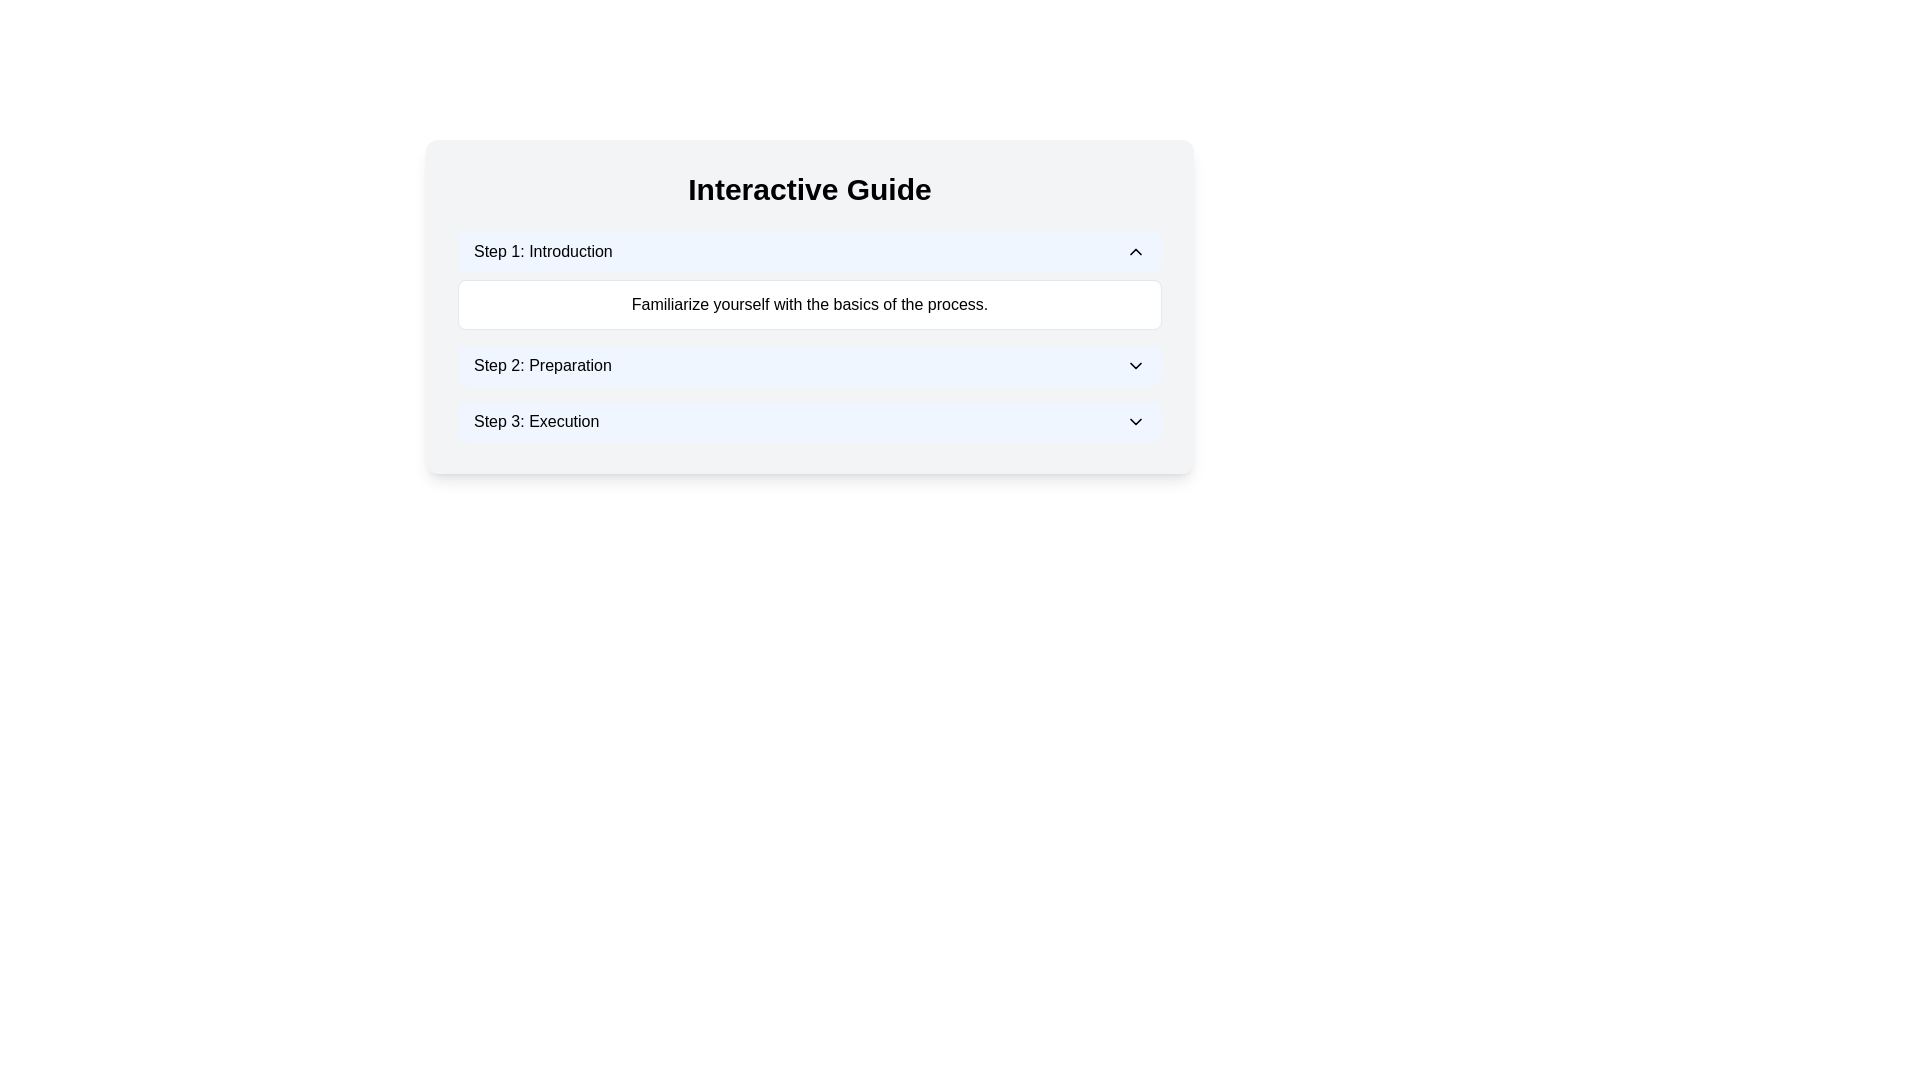 Image resolution: width=1920 pixels, height=1080 pixels. What do you see at coordinates (542, 366) in the screenshot?
I see `text within the label that indicates 'Step 2: Overview', which is the second step in the interactive guide following 'Step 1: Introduction'` at bounding box center [542, 366].